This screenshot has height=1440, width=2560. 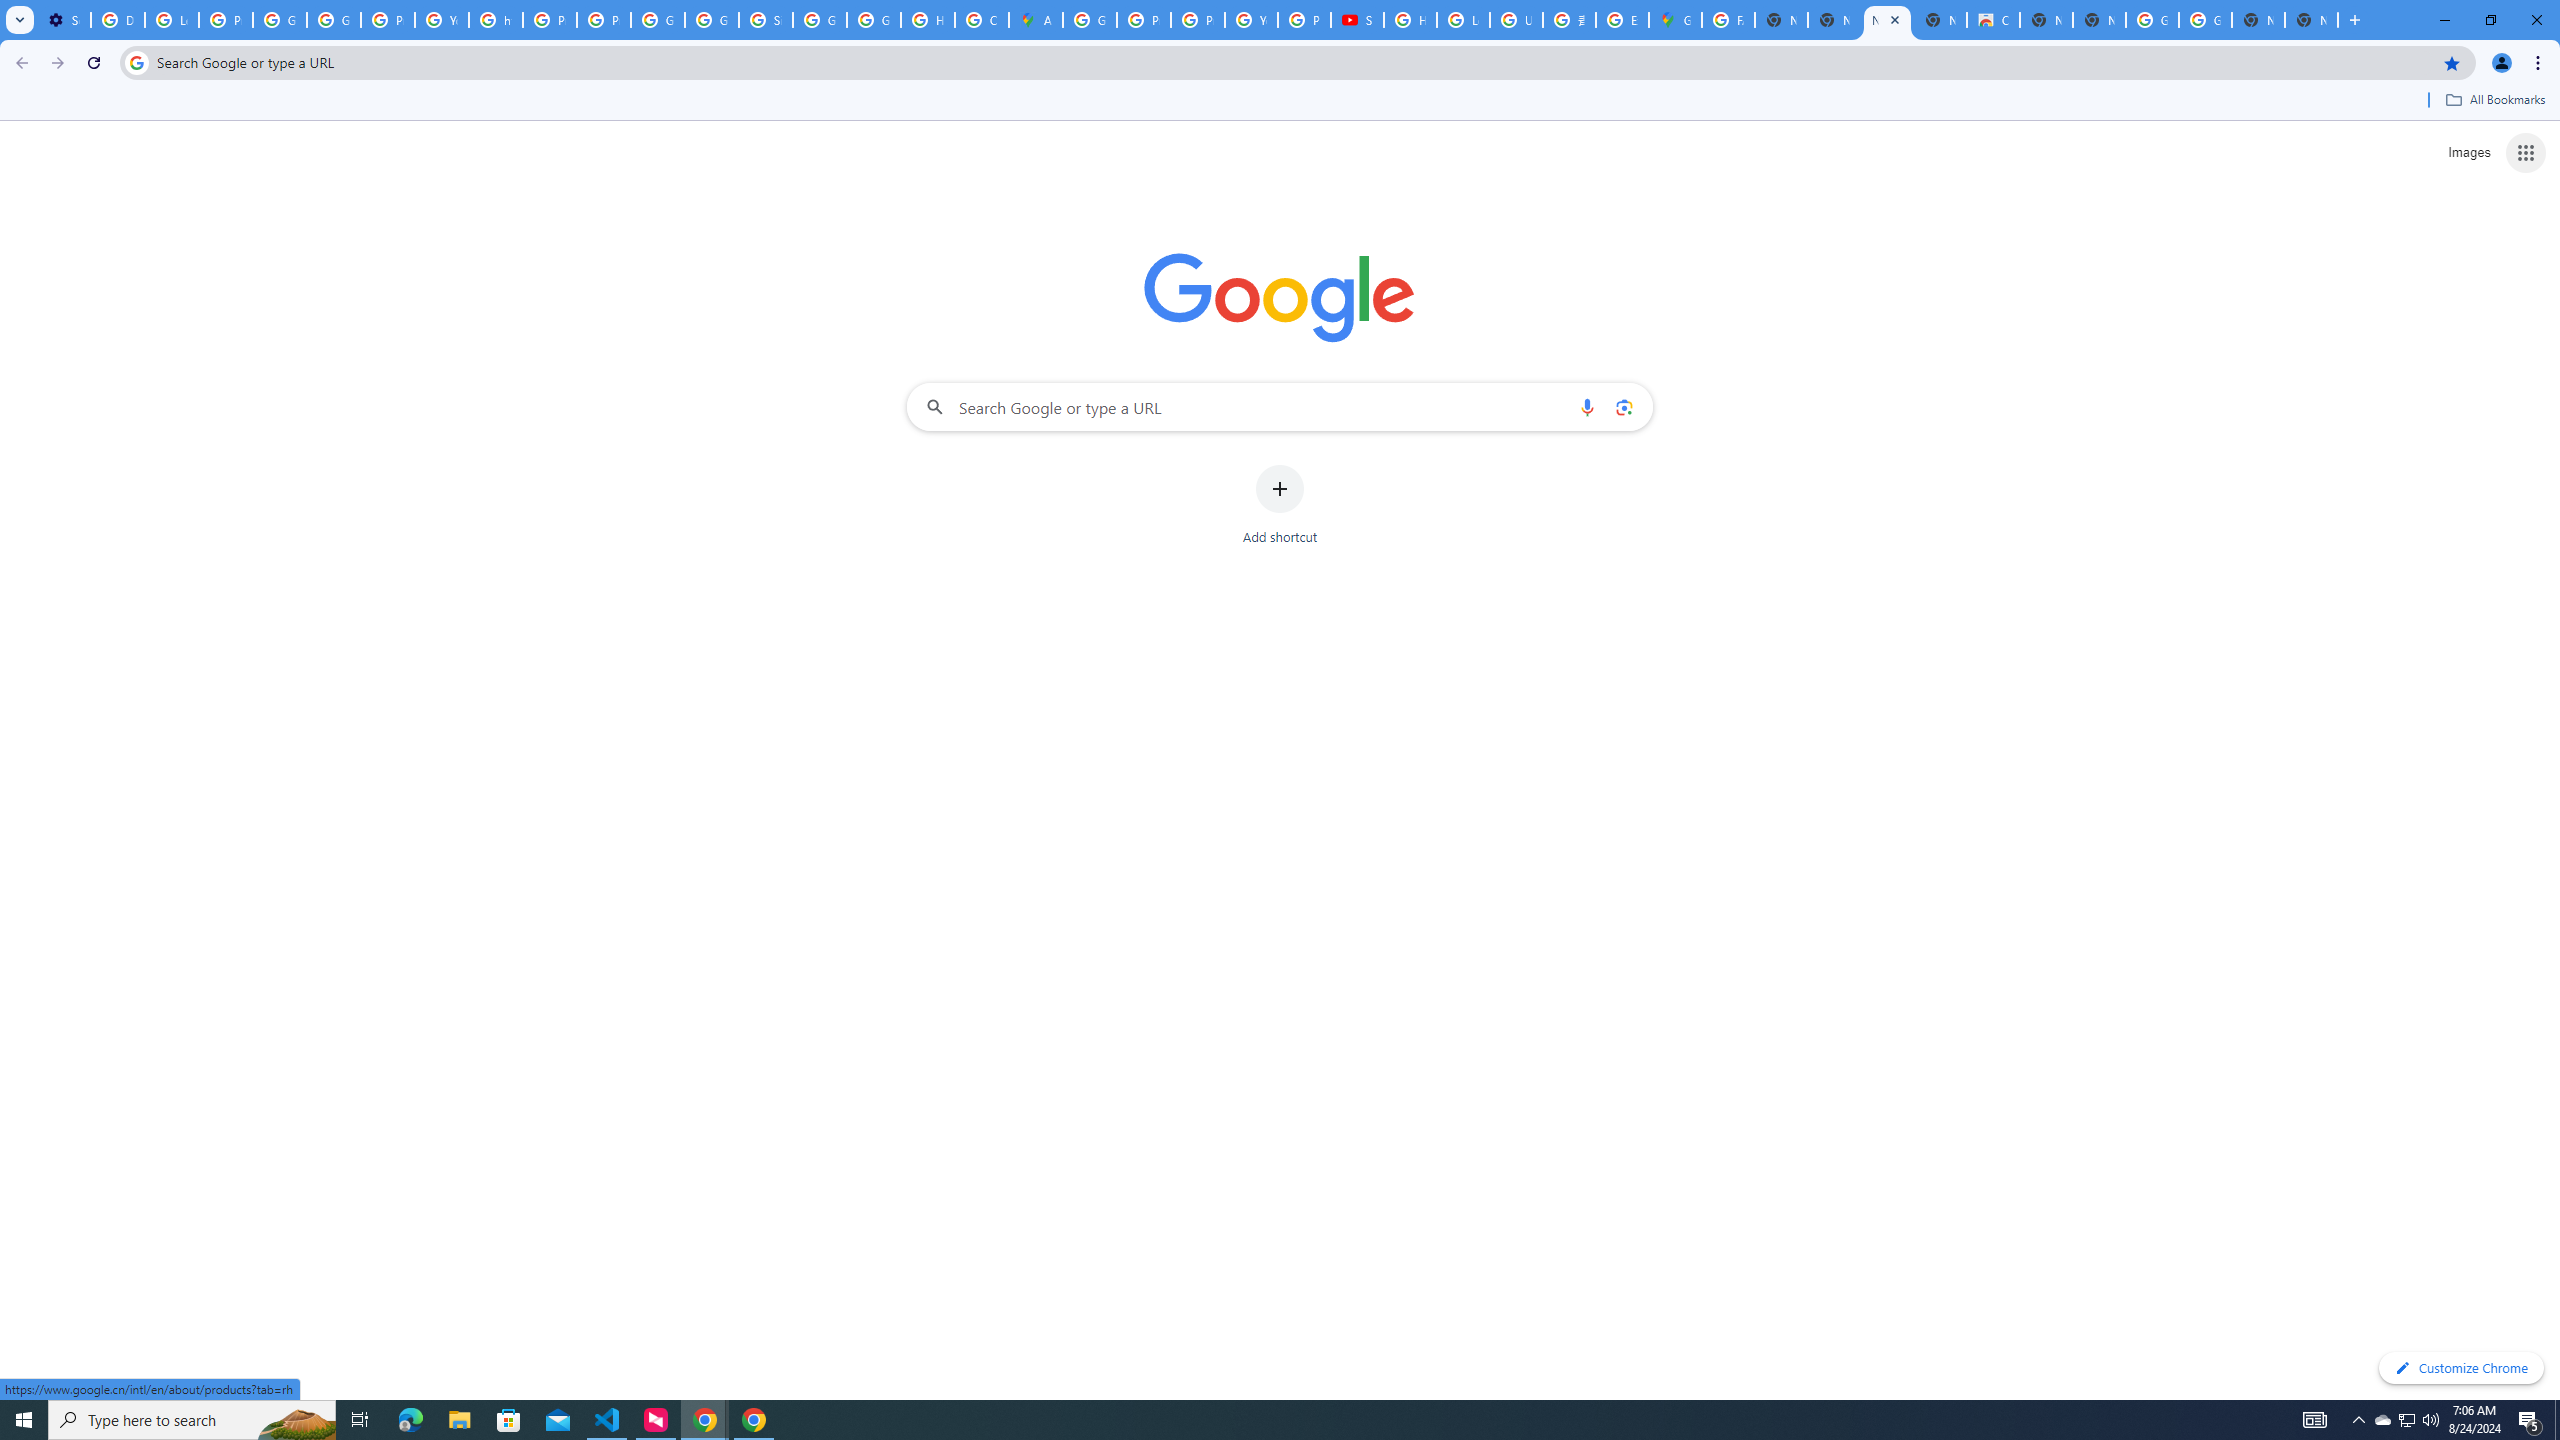 I want to click on 'Settings - Performance', so click(x=64, y=19).